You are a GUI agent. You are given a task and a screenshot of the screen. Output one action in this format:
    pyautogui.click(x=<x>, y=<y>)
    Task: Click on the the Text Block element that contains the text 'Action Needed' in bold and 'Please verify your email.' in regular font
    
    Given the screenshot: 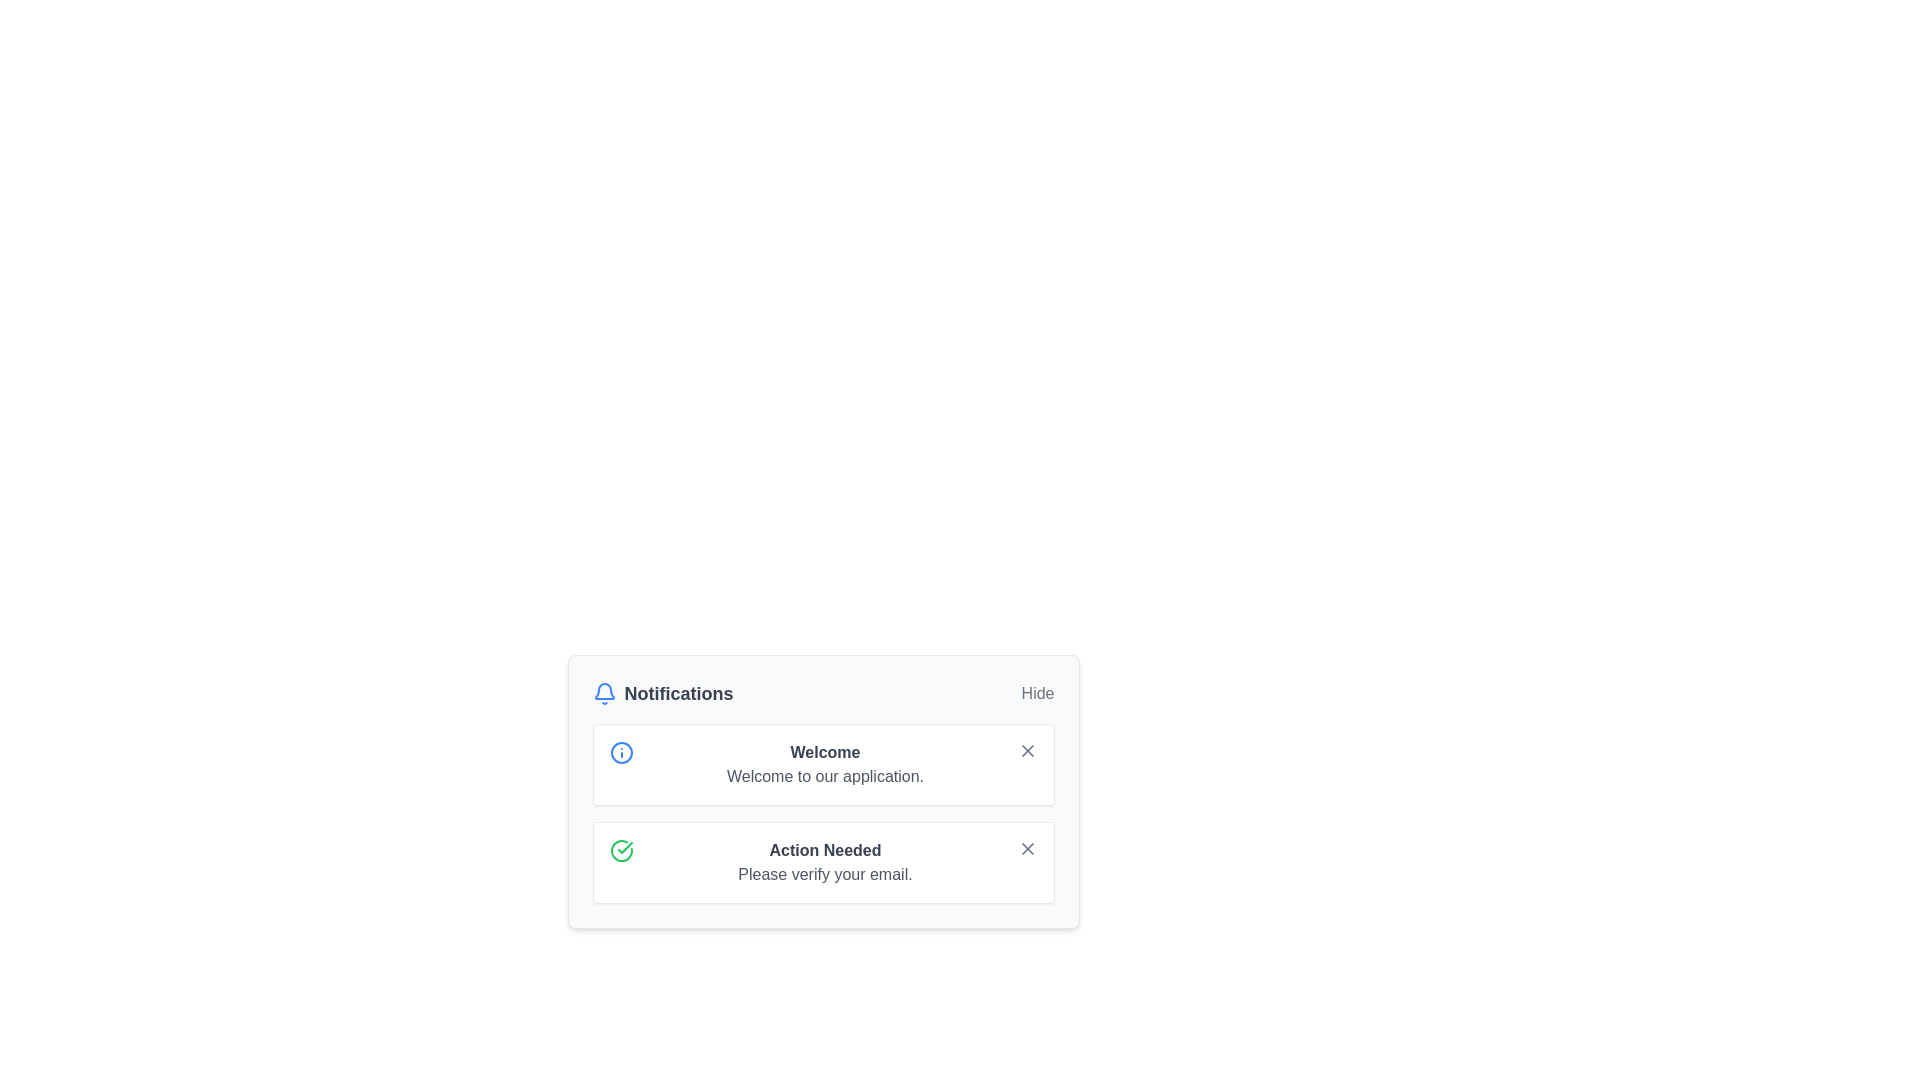 What is the action you would take?
    pyautogui.click(x=825, y=862)
    